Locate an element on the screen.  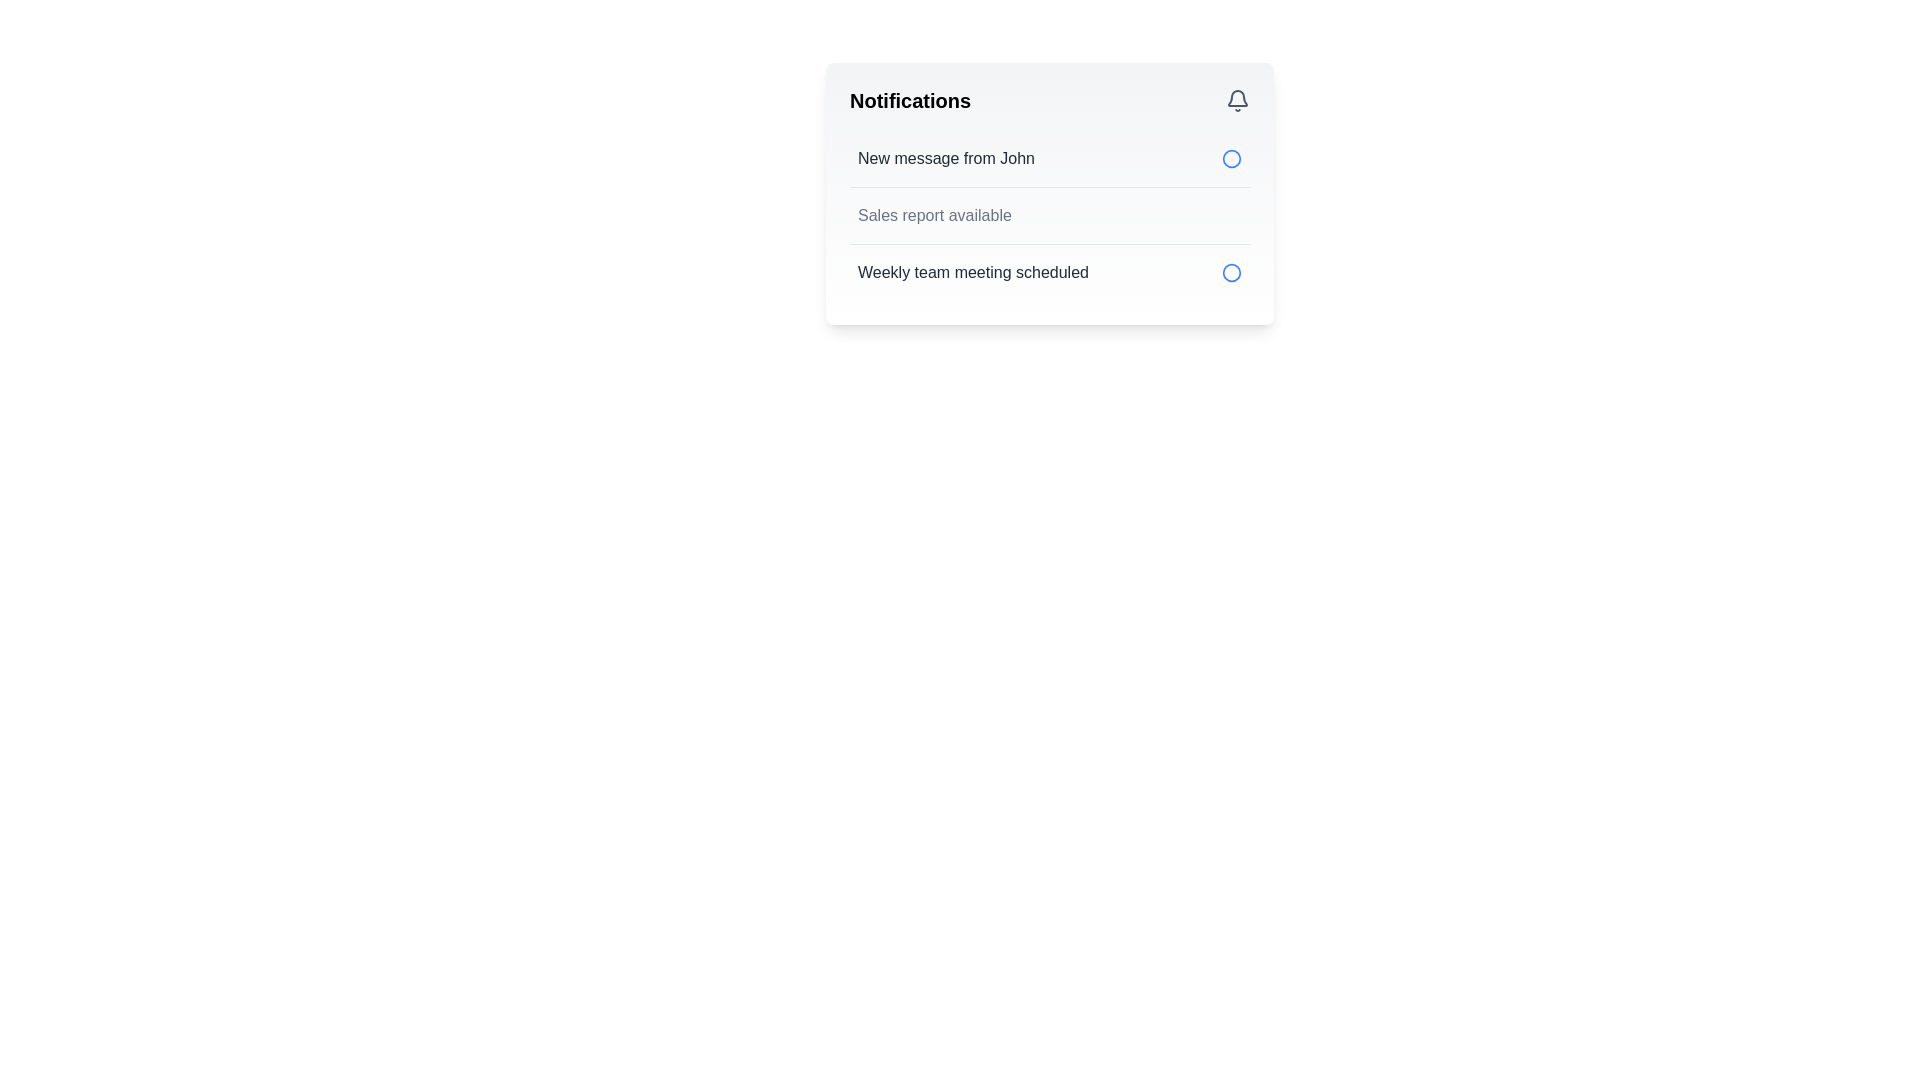
the circular indicator associated with the 'Weekly team meeting scheduled' notification is located at coordinates (1231, 157).